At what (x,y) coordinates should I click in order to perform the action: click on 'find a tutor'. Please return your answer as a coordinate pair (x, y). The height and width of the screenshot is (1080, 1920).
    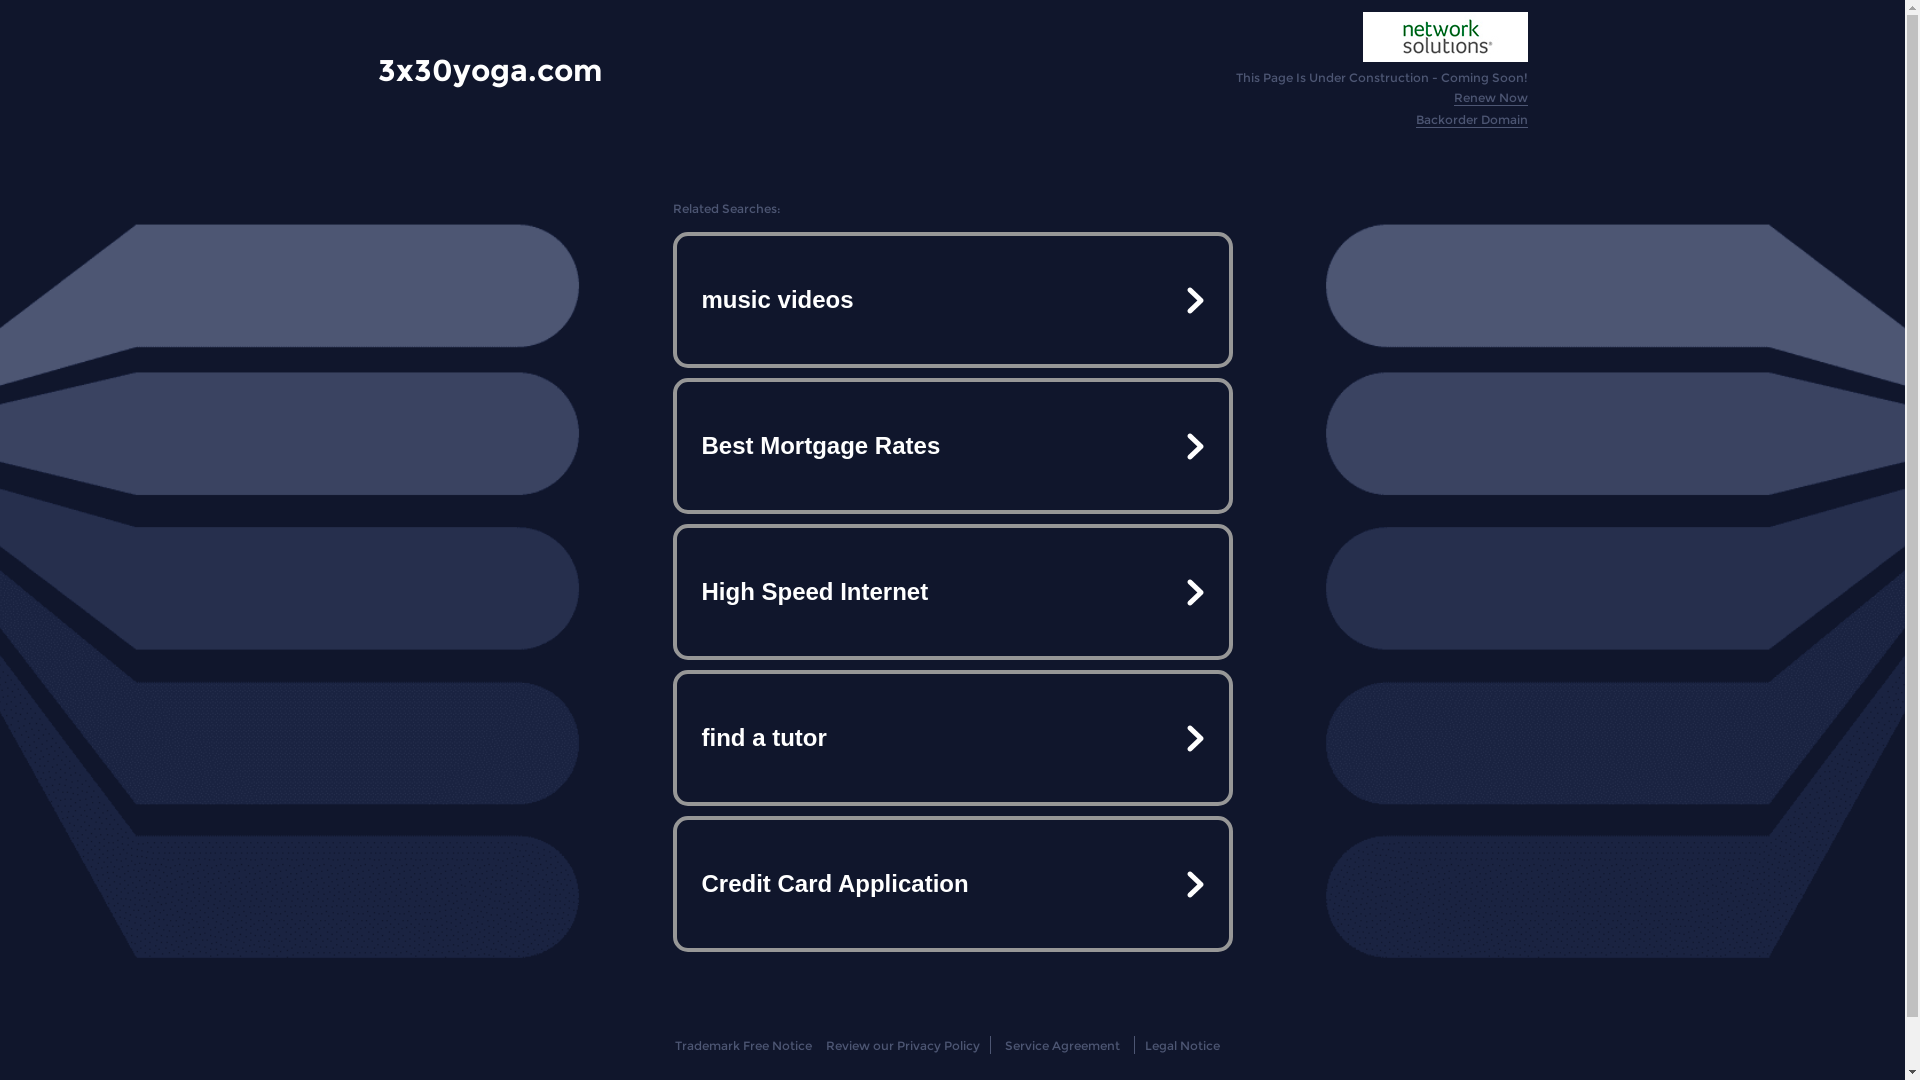
    Looking at the image, I should click on (950, 737).